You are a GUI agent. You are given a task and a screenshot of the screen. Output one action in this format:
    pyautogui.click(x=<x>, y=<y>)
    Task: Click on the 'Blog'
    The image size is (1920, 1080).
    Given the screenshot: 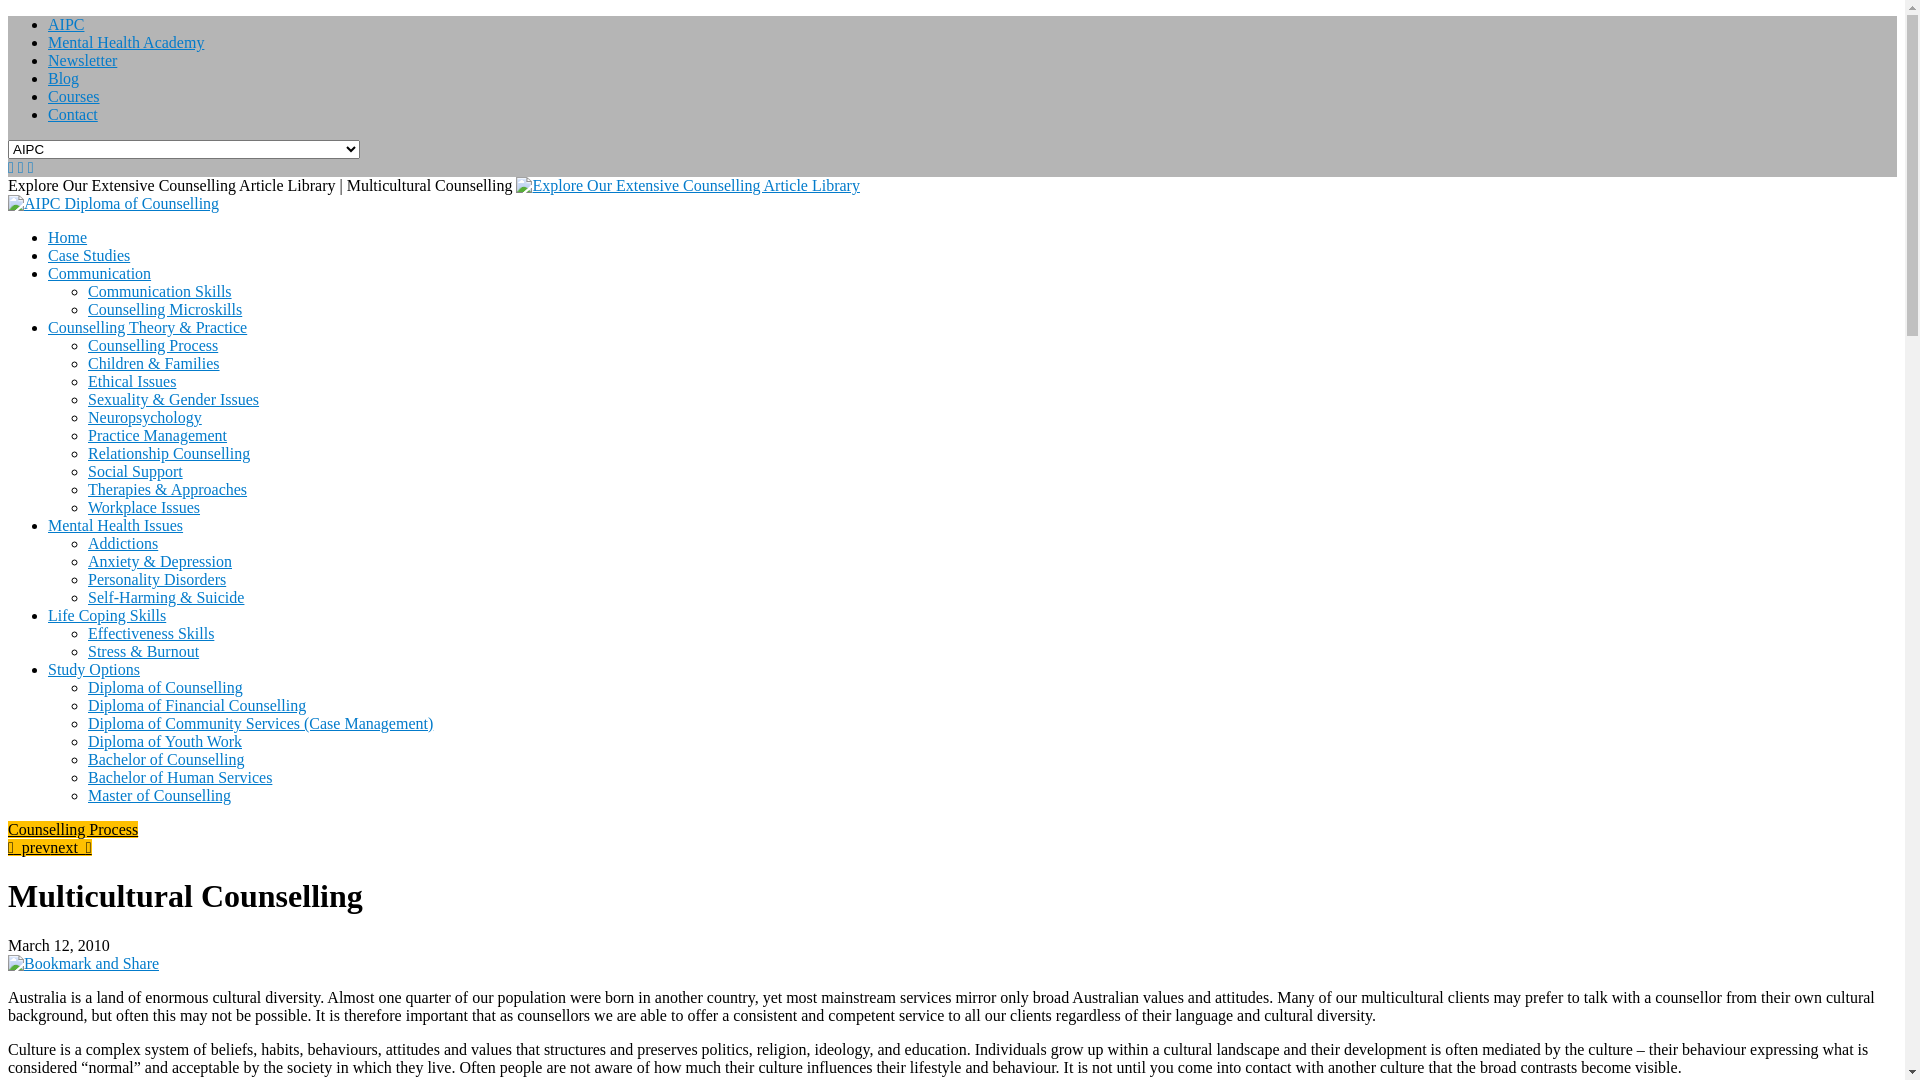 What is the action you would take?
    pyautogui.click(x=48, y=77)
    